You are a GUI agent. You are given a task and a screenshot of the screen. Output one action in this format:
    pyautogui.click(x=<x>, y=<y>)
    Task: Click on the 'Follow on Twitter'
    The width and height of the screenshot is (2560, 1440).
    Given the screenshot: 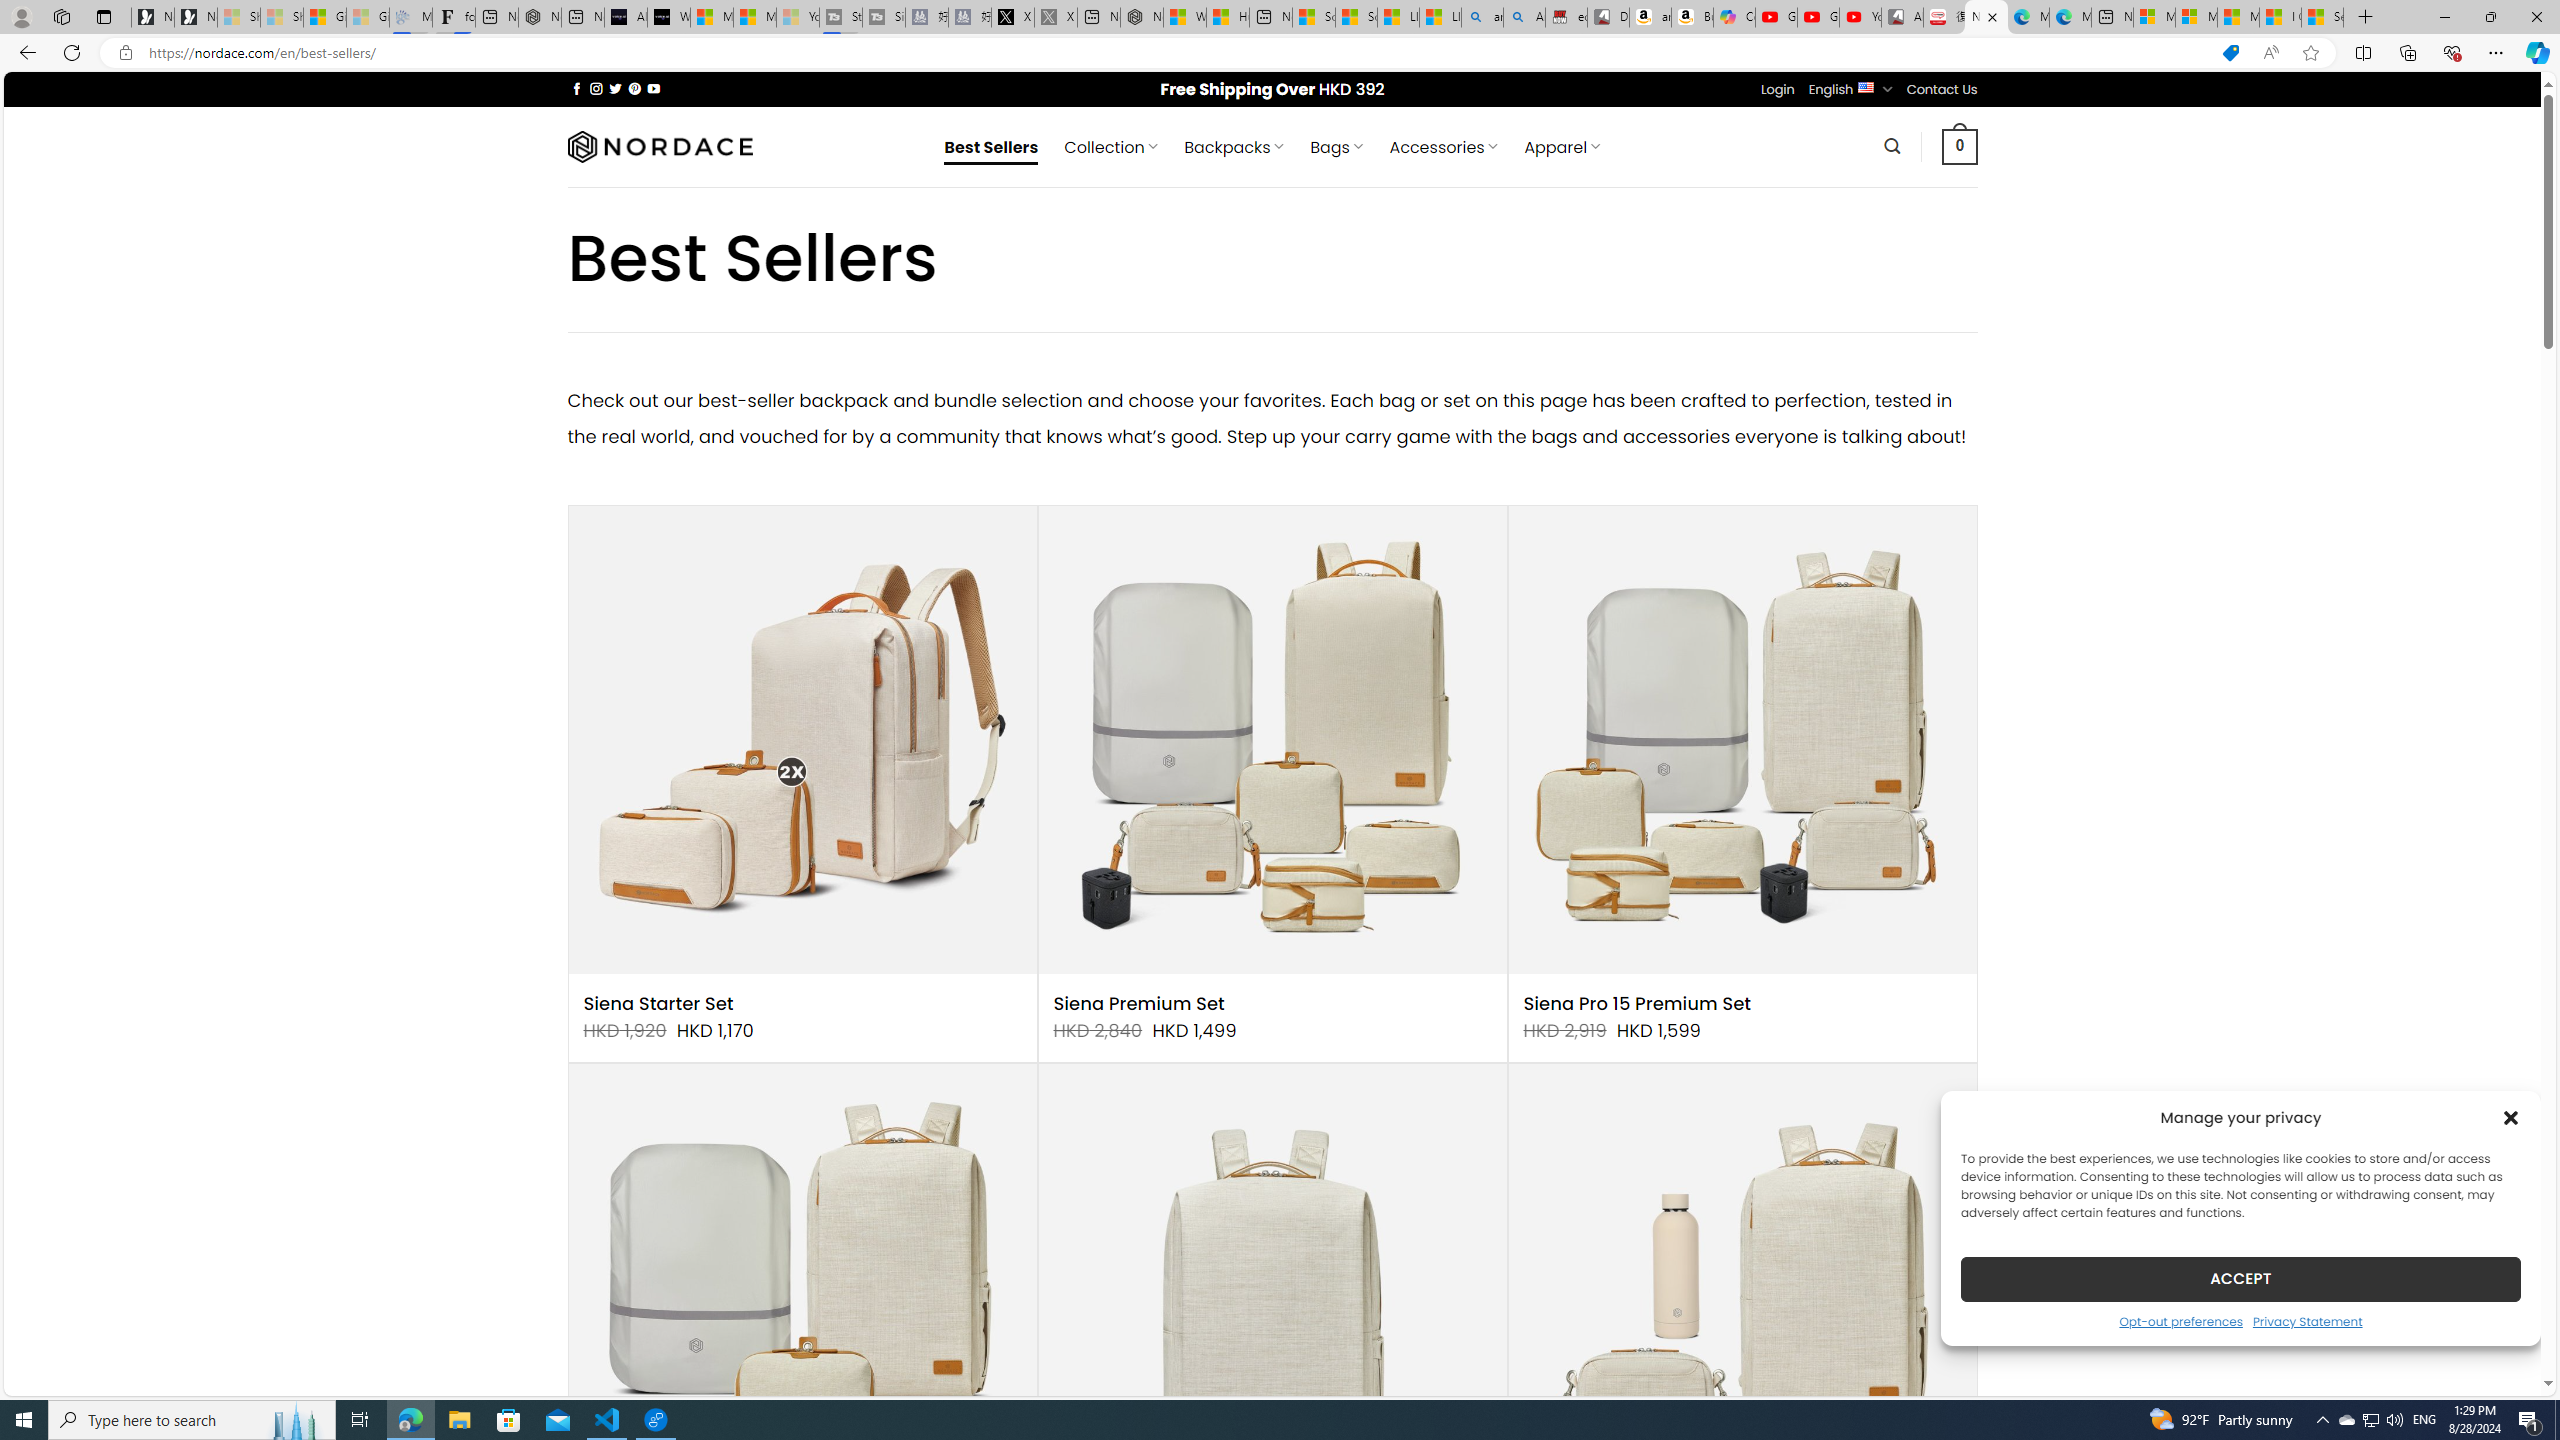 What is the action you would take?
    pyautogui.click(x=615, y=88)
    